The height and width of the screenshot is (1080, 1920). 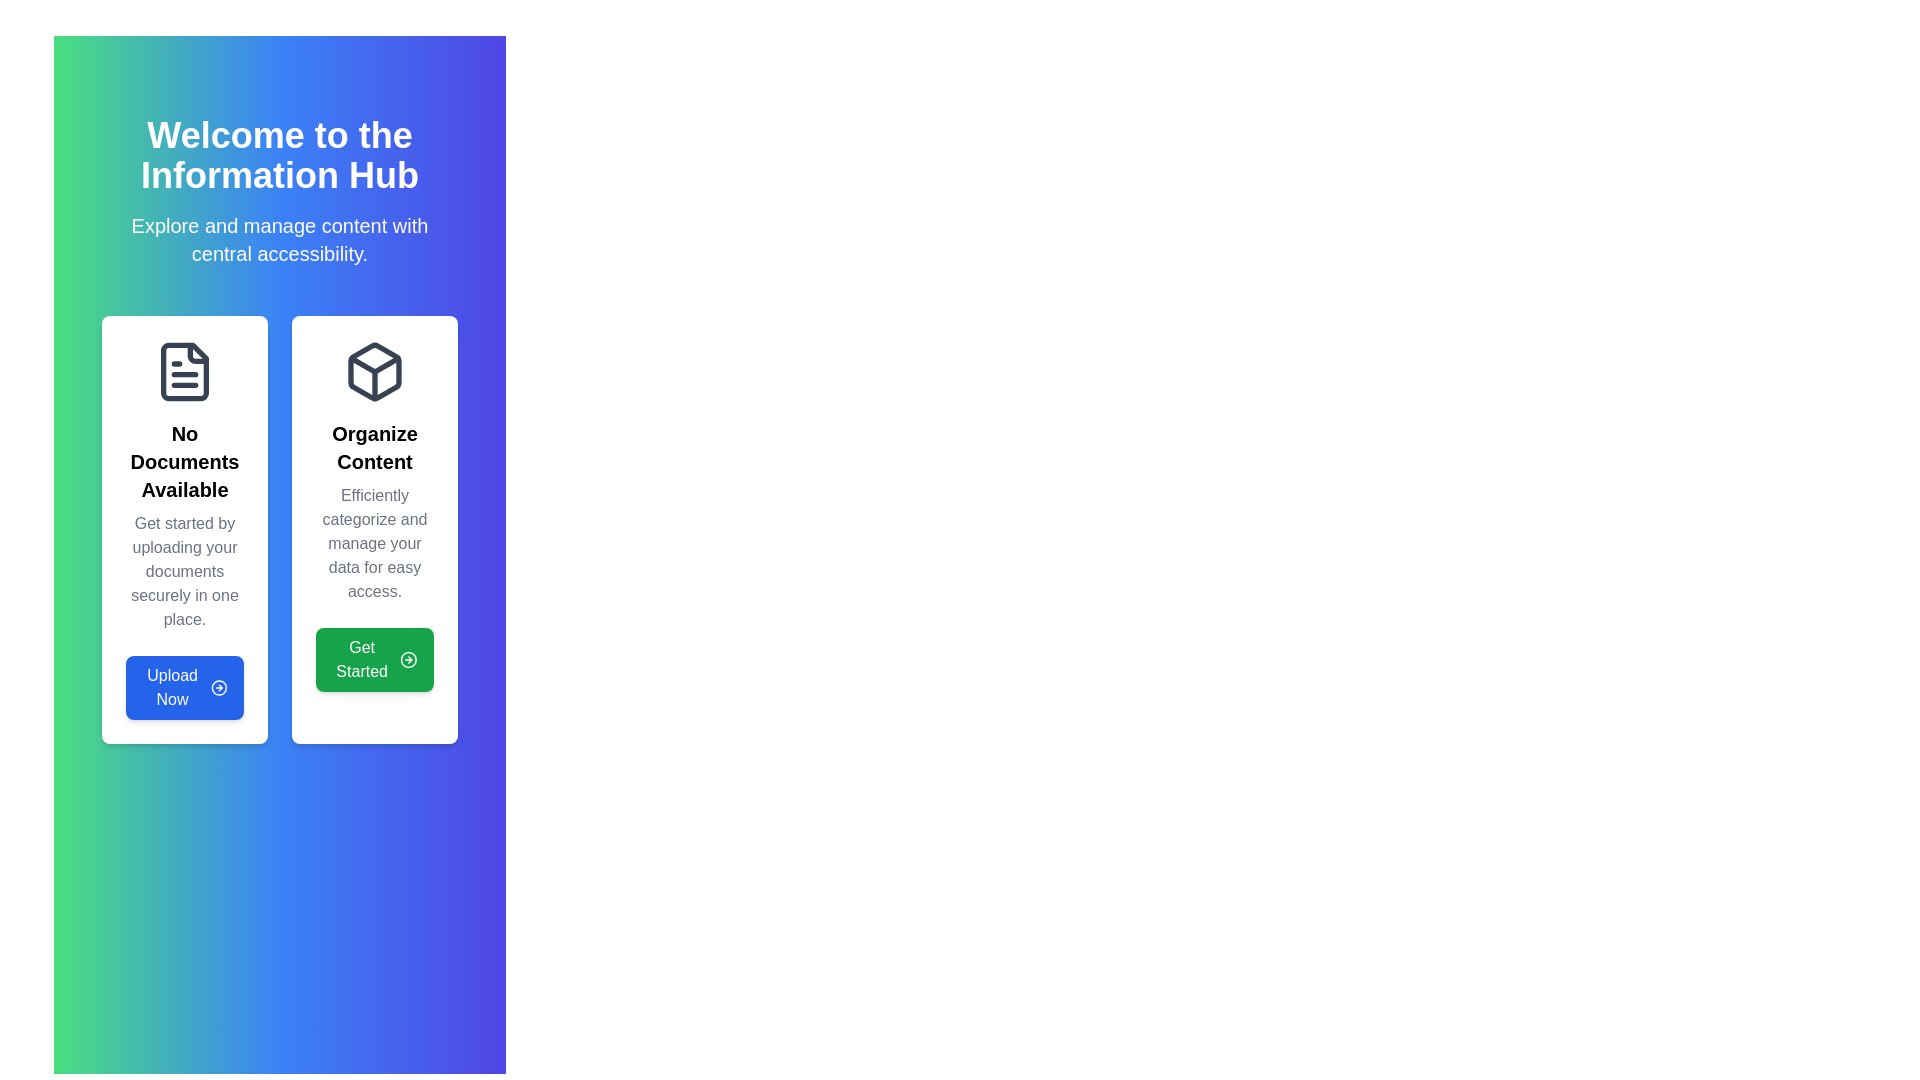 I want to click on the geometric icon resembling a three-dimensional box located at the top of the 'Organize Content' panel, which is positioned on the right side of the interface, so click(x=374, y=371).